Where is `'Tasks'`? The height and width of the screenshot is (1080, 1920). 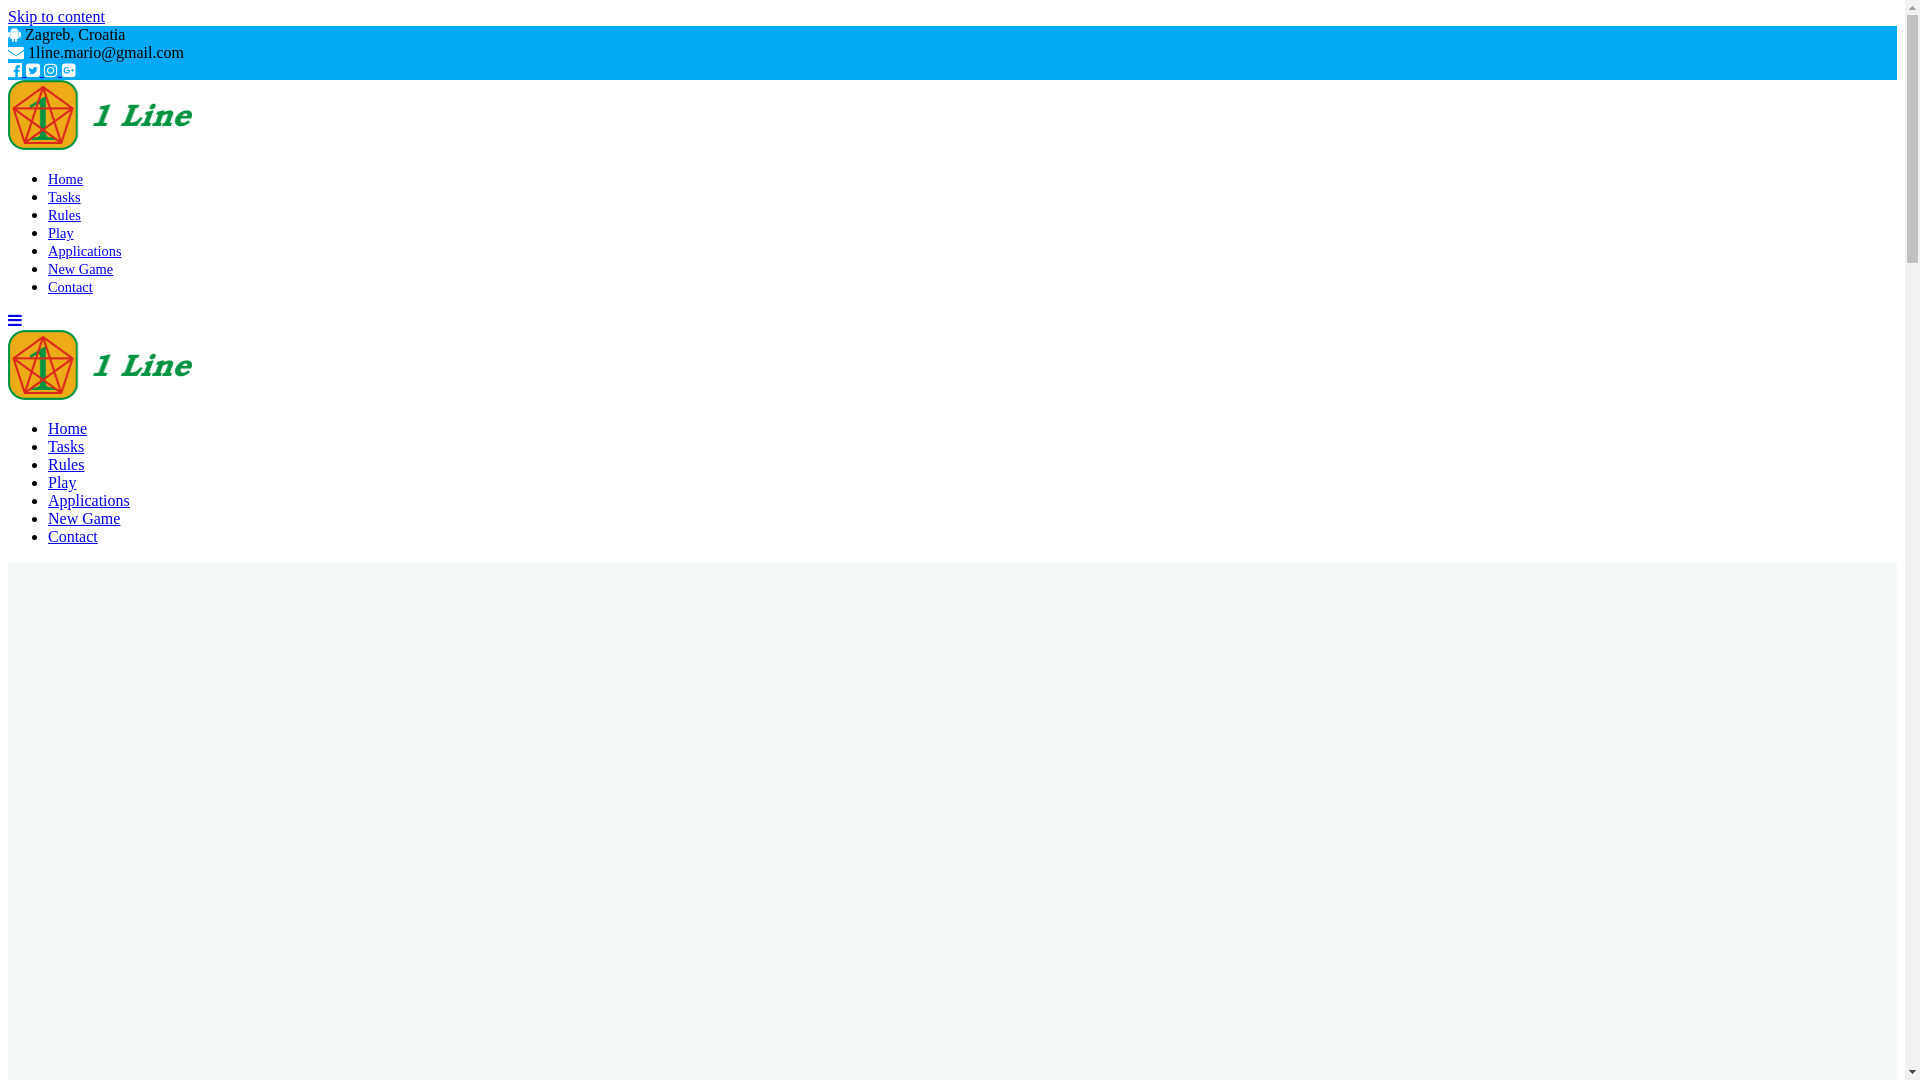
'Tasks' is located at coordinates (66, 445).